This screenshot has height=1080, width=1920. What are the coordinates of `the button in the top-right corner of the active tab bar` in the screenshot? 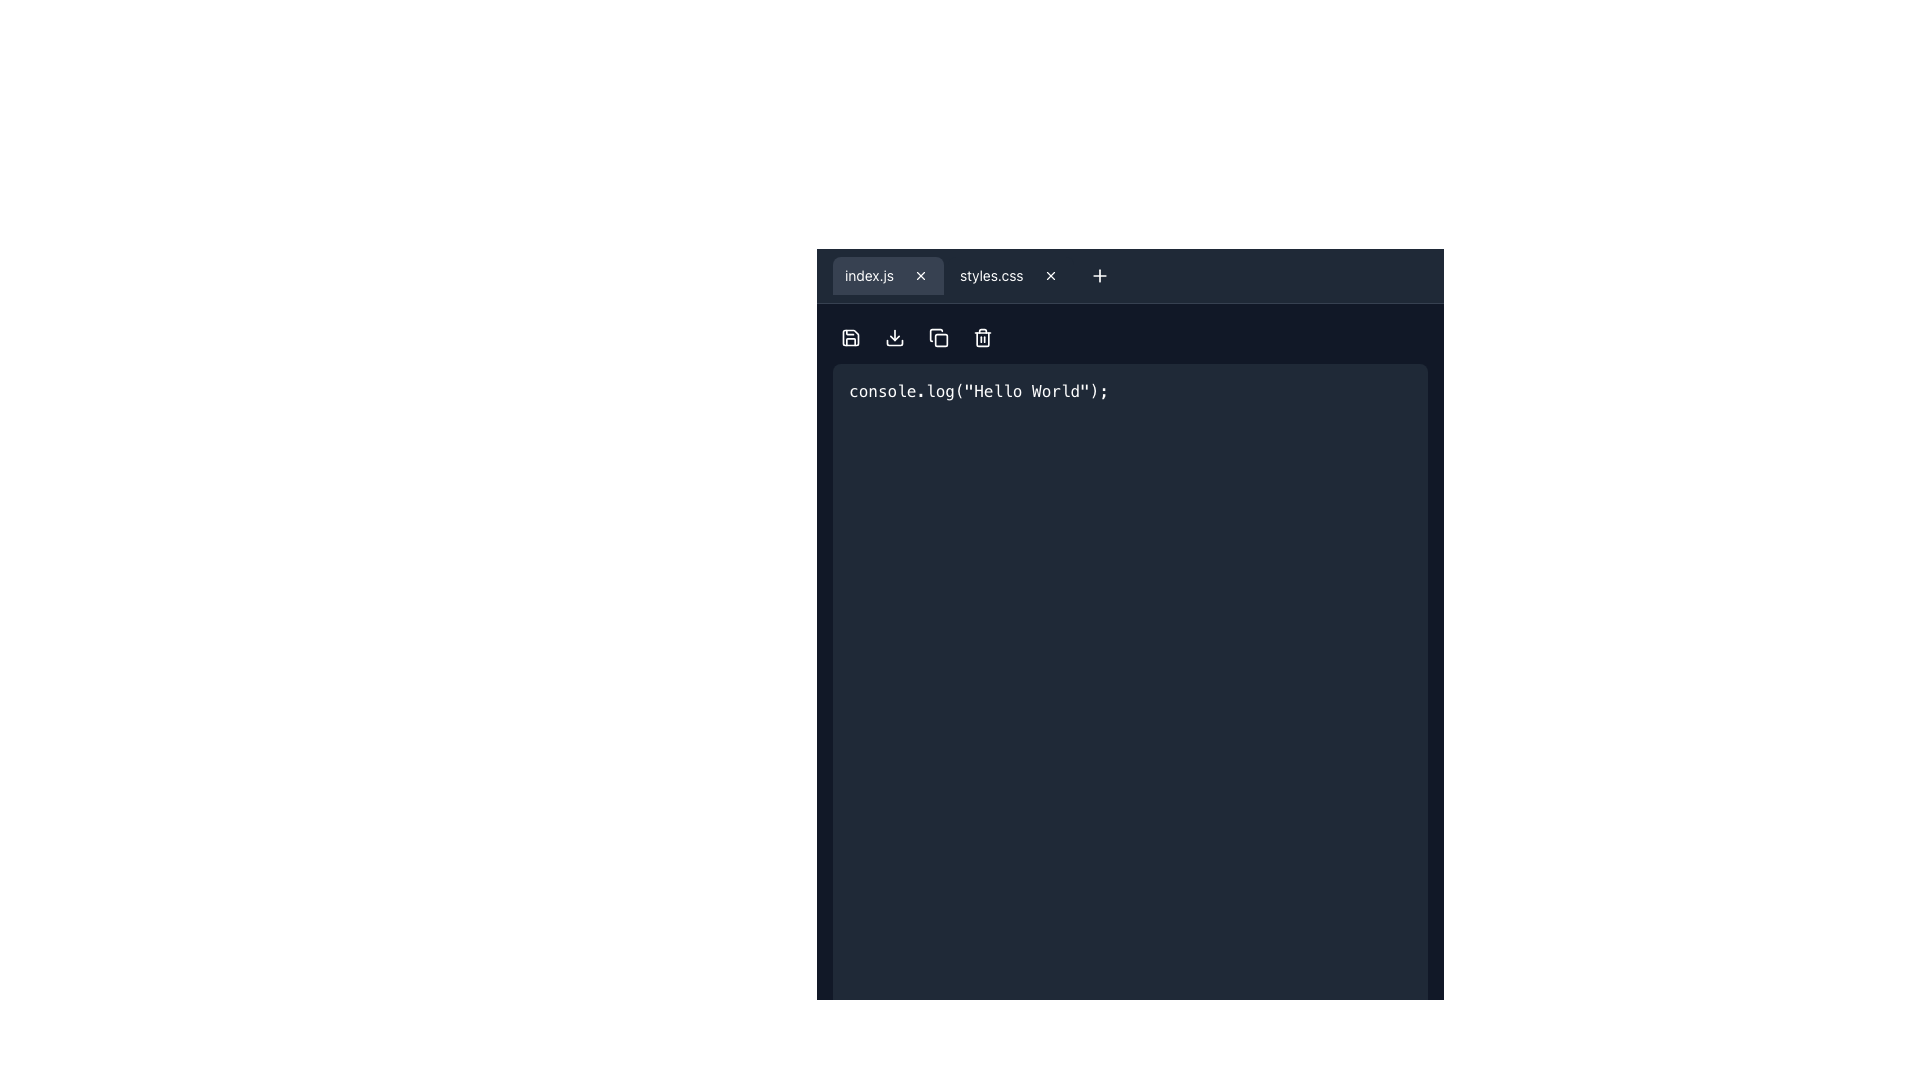 It's located at (1098, 276).